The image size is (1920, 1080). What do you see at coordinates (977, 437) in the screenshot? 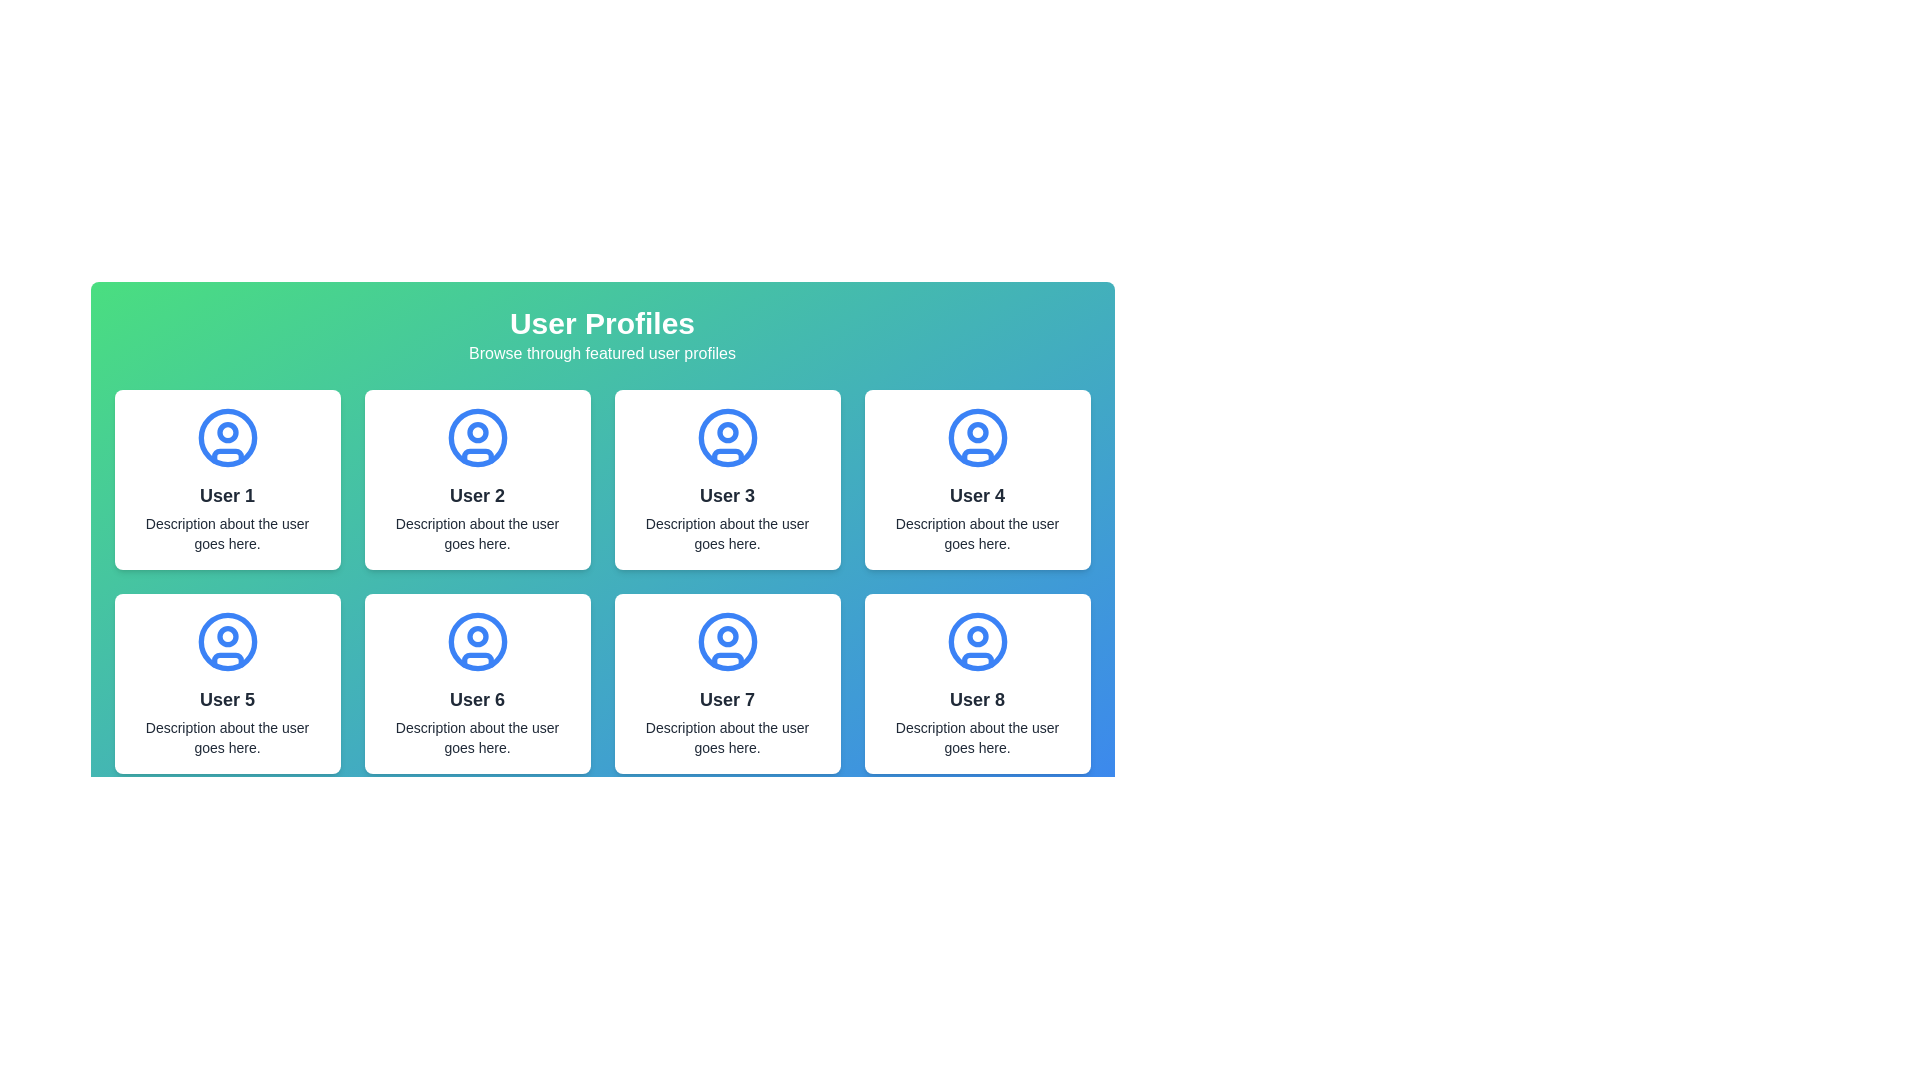
I see `the circular blue user icon representing 'User 4', which is located in the top row and fourth column of the grid layout, above the 'User 4' text header and description` at bounding box center [977, 437].